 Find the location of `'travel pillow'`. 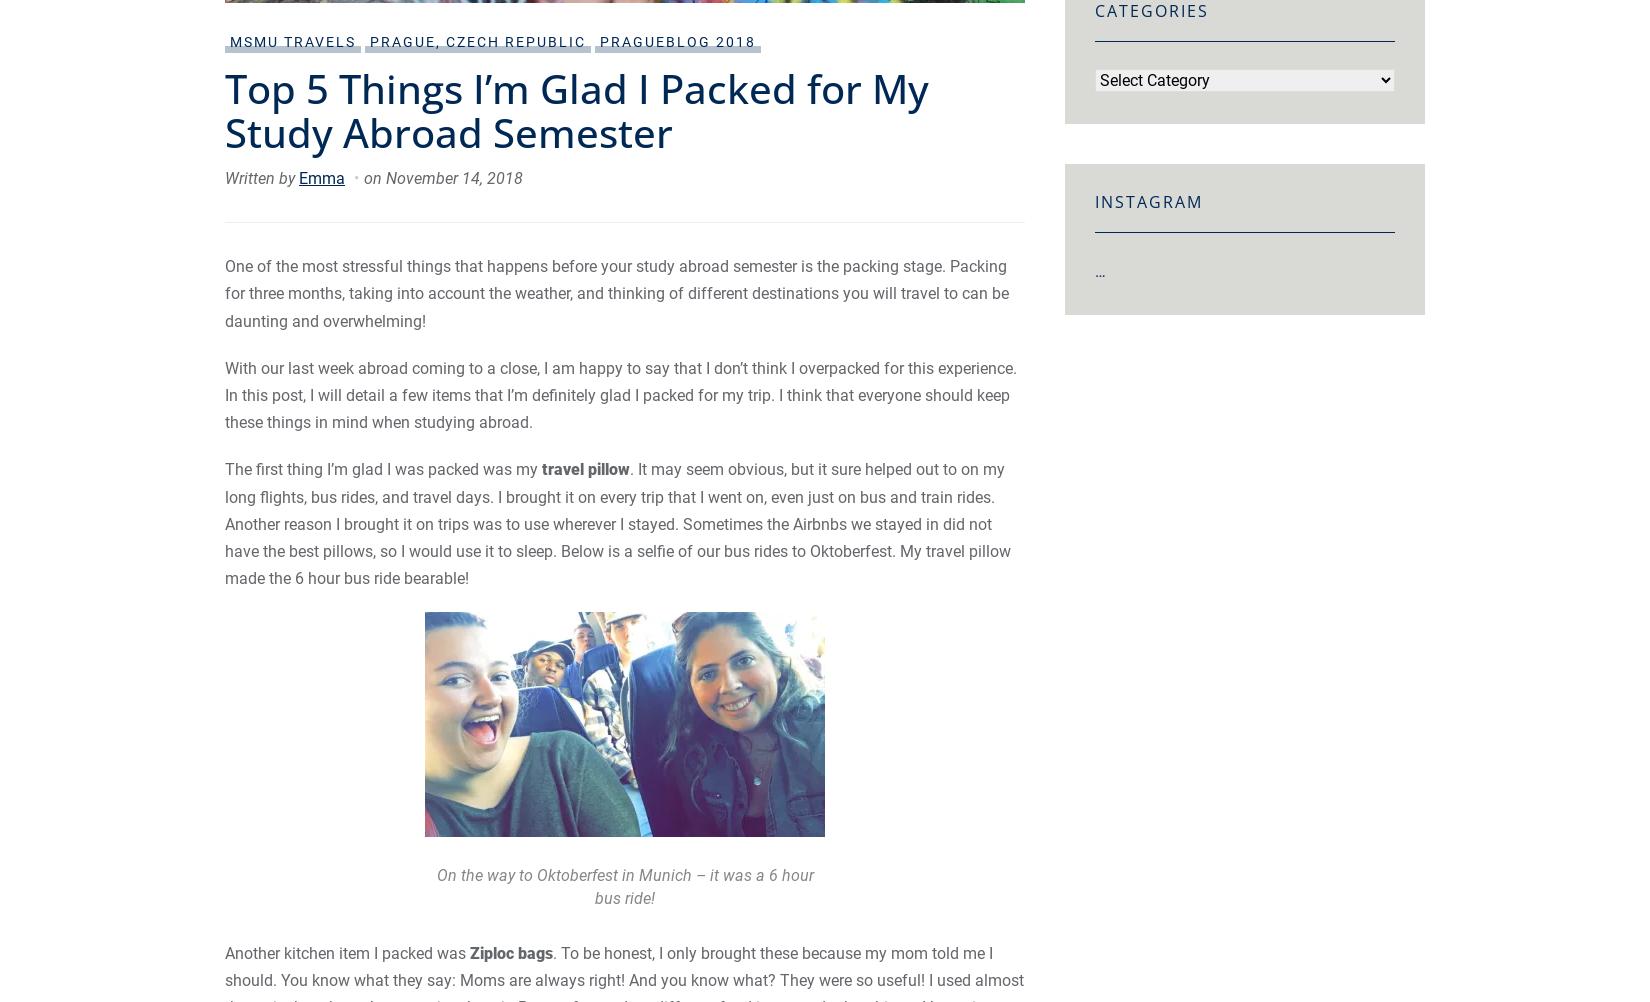

'travel pillow' is located at coordinates (585, 468).